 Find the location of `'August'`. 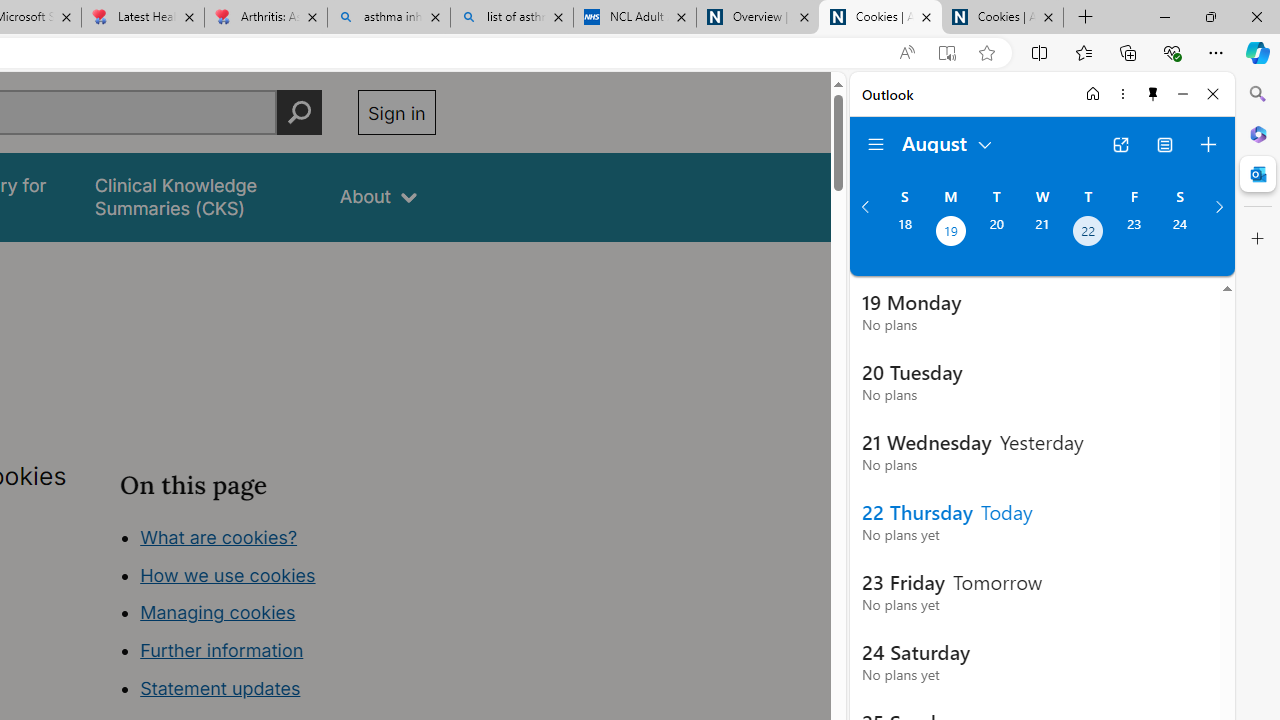

'August' is located at coordinates (947, 141).